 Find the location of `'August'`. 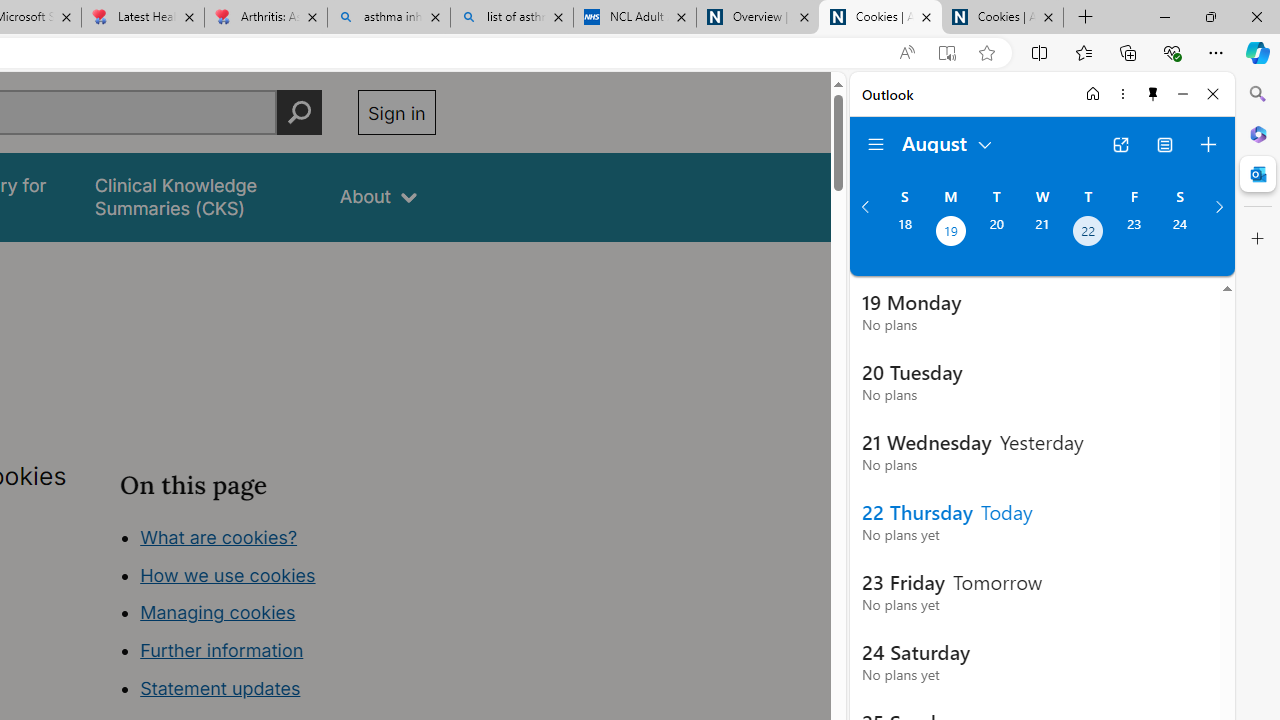

'August' is located at coordinates (947, 141).